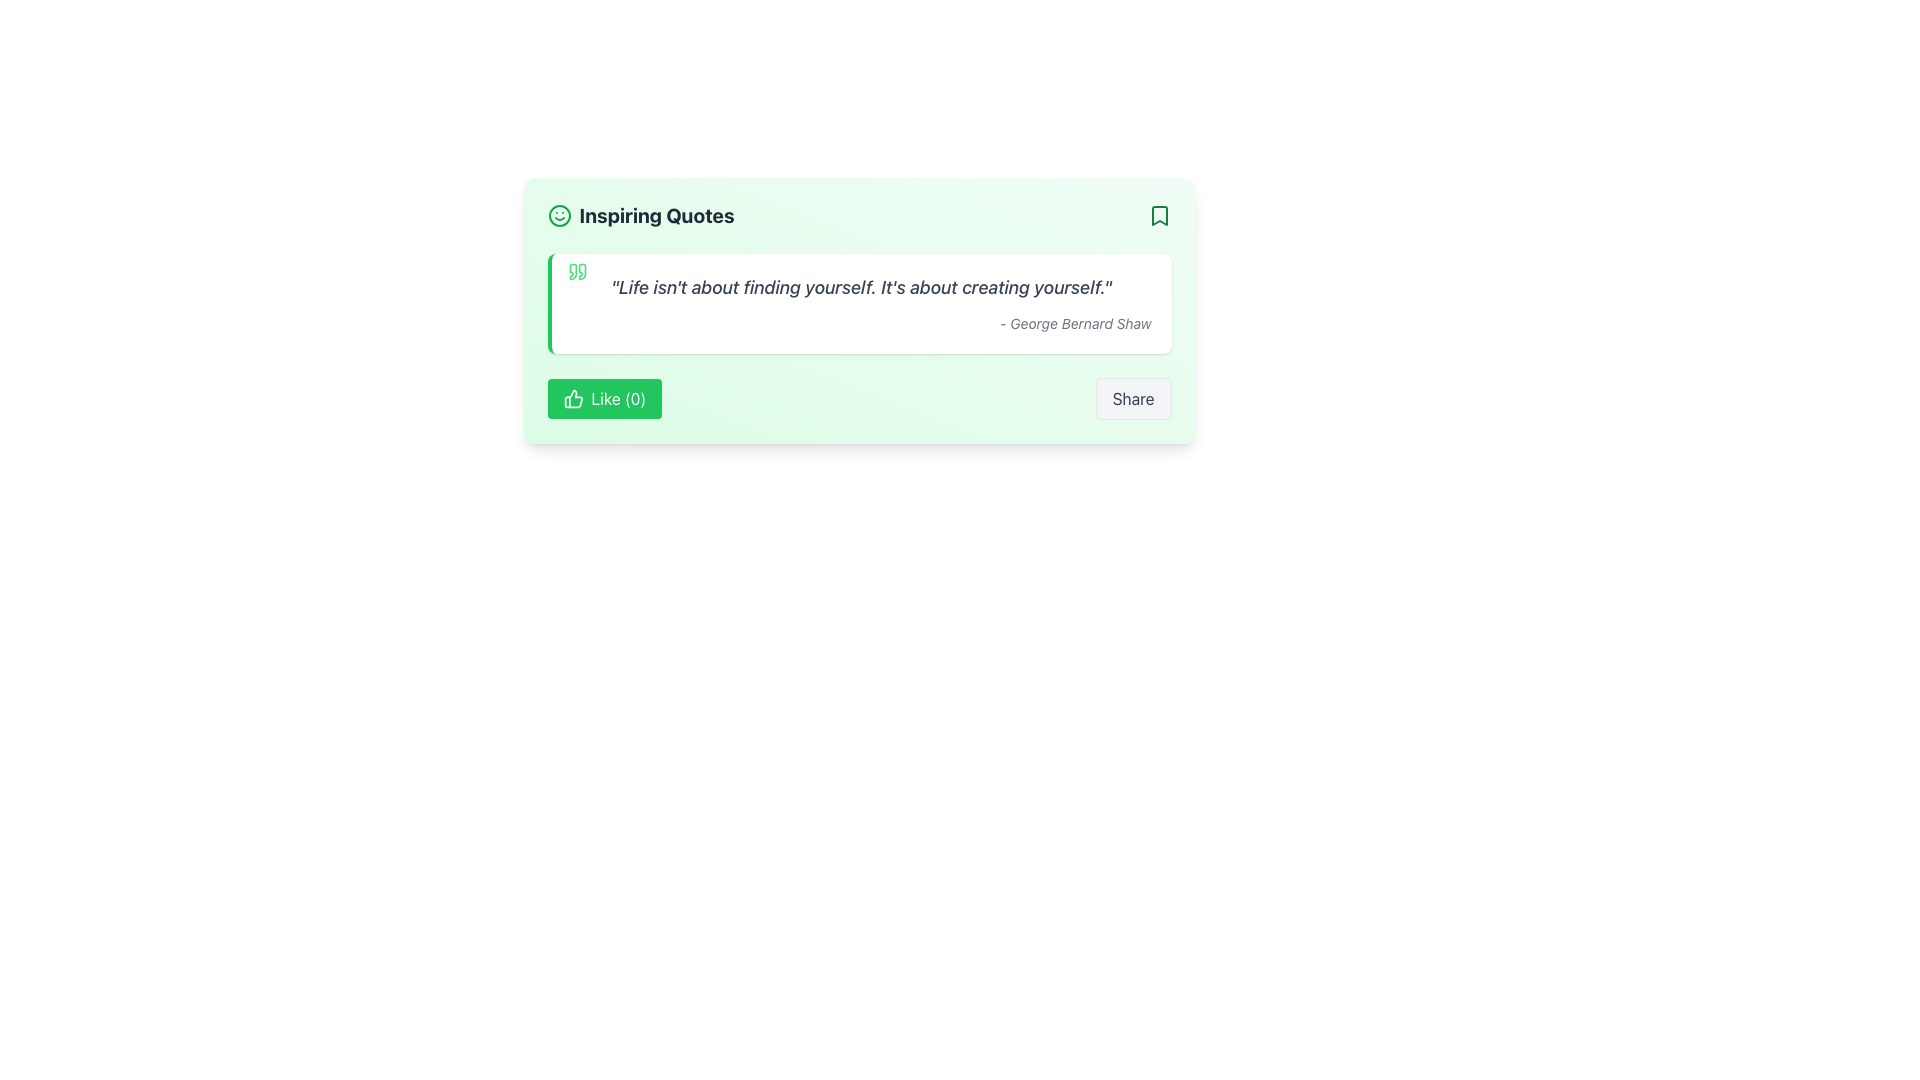 This screenshot has height=1080, width=1920. I want to click on the 'Like (0)' button with a green background and thumbs-up icon, so click(603, 398).